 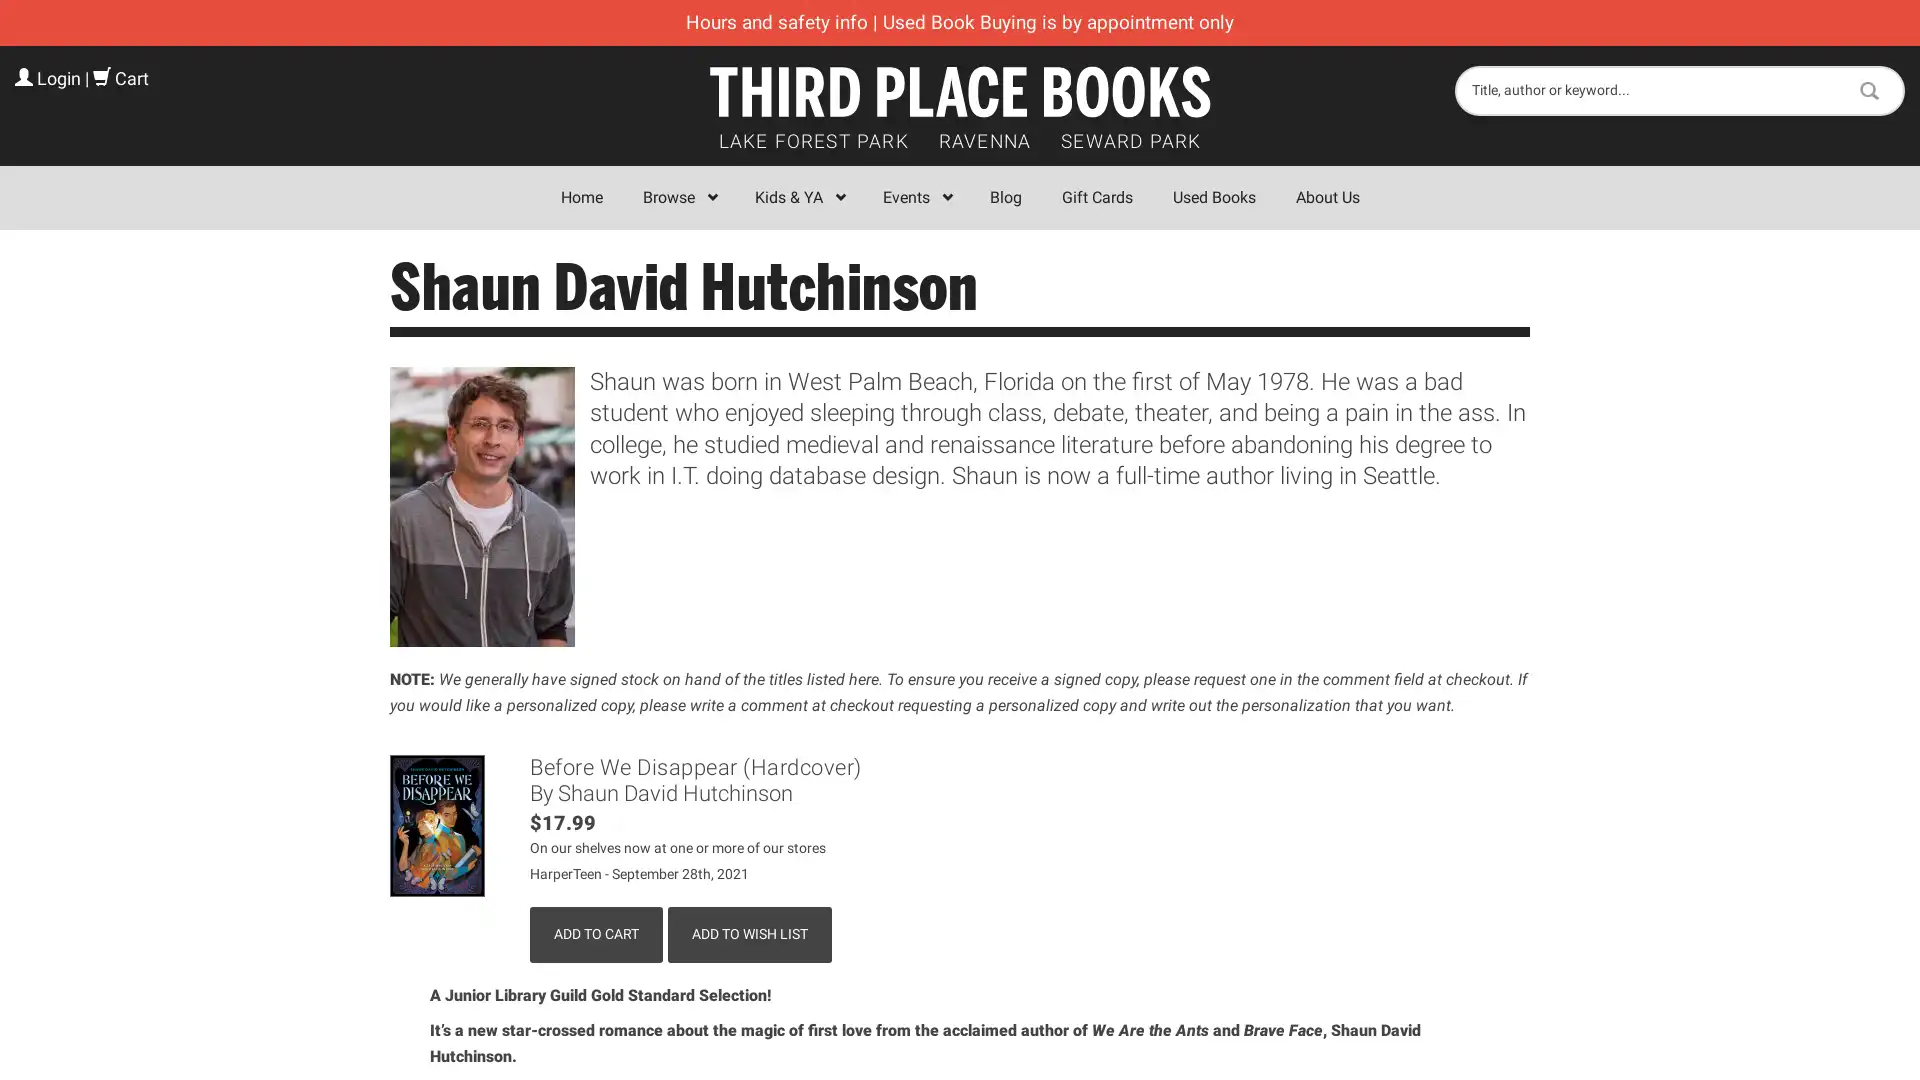 I want to click on Close, so click(x=1251, y=293).